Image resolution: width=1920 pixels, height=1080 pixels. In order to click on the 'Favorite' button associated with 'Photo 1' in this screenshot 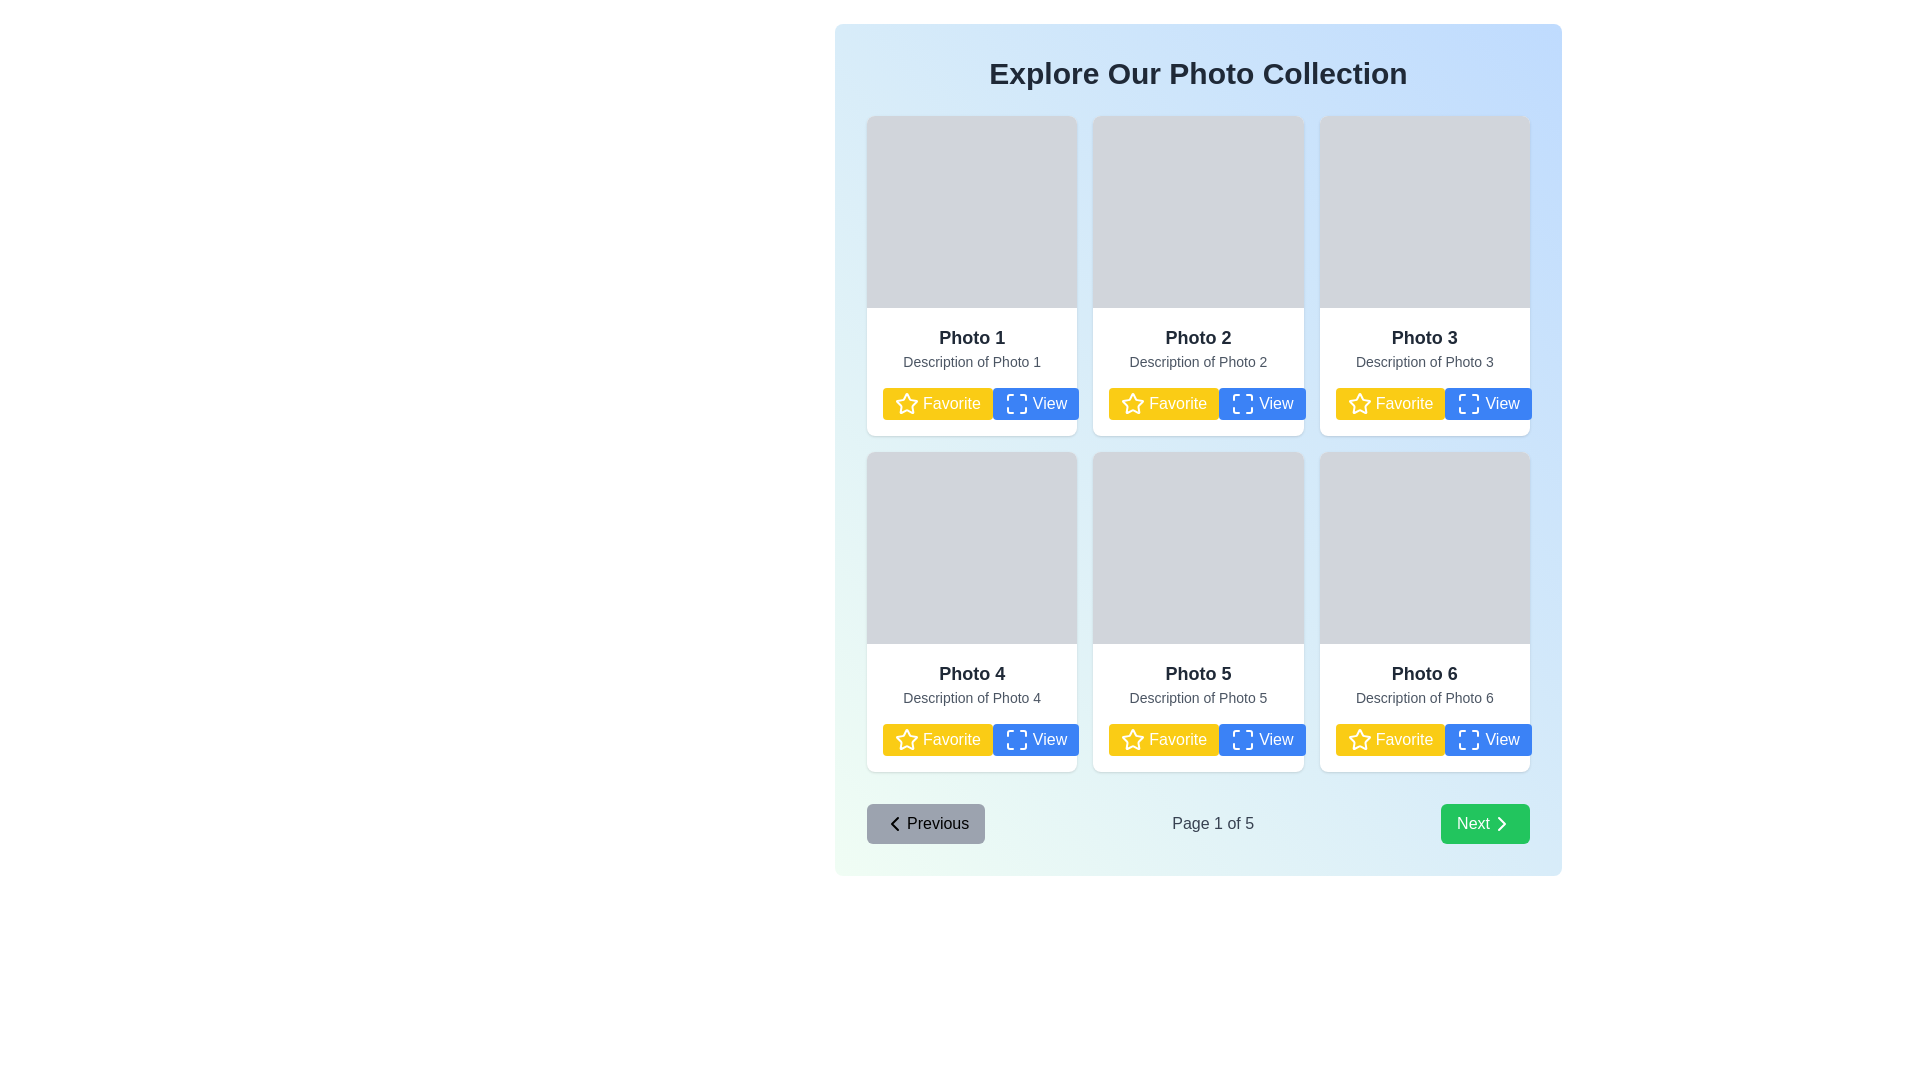, I will do `click(936, 404)`.